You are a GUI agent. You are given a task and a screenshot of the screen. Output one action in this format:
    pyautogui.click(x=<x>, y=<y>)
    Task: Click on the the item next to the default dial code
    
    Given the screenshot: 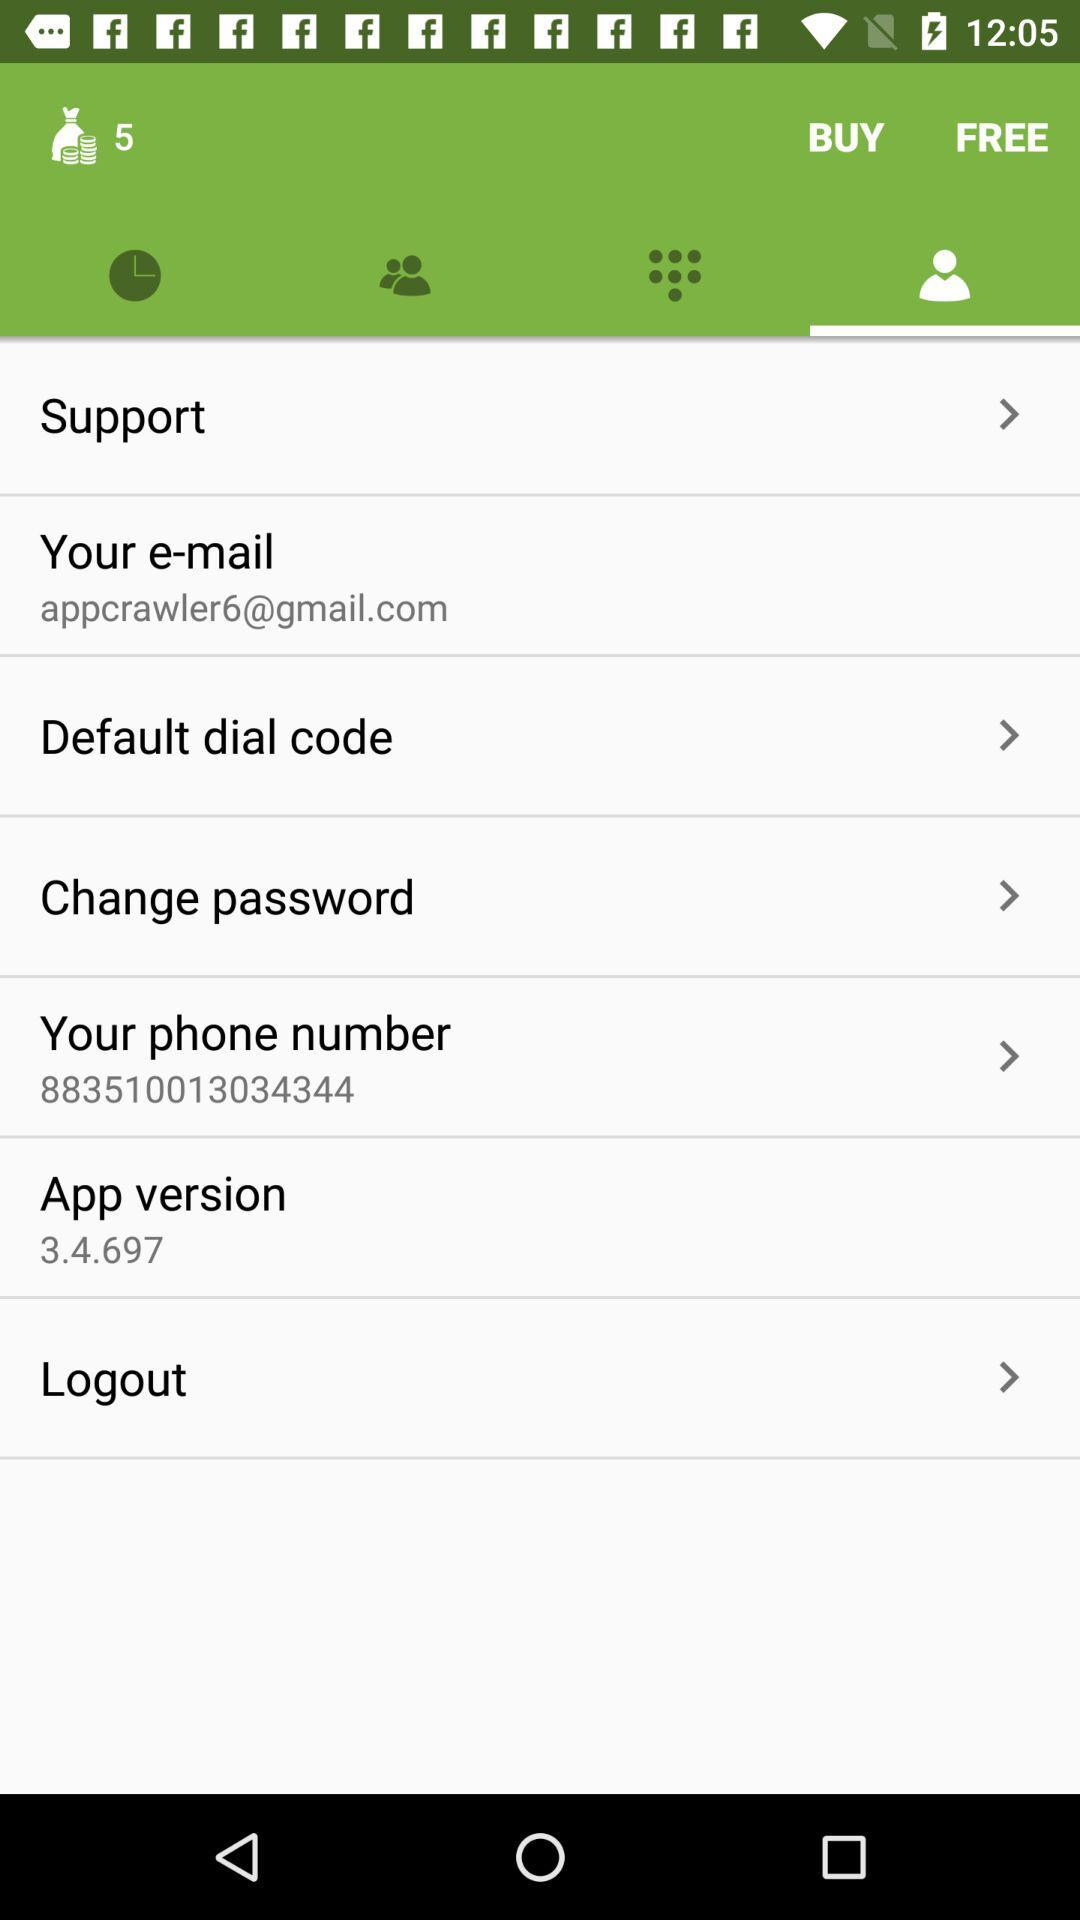 What is the action you would take?
    pyautogui.click(x=684, y=734)
    